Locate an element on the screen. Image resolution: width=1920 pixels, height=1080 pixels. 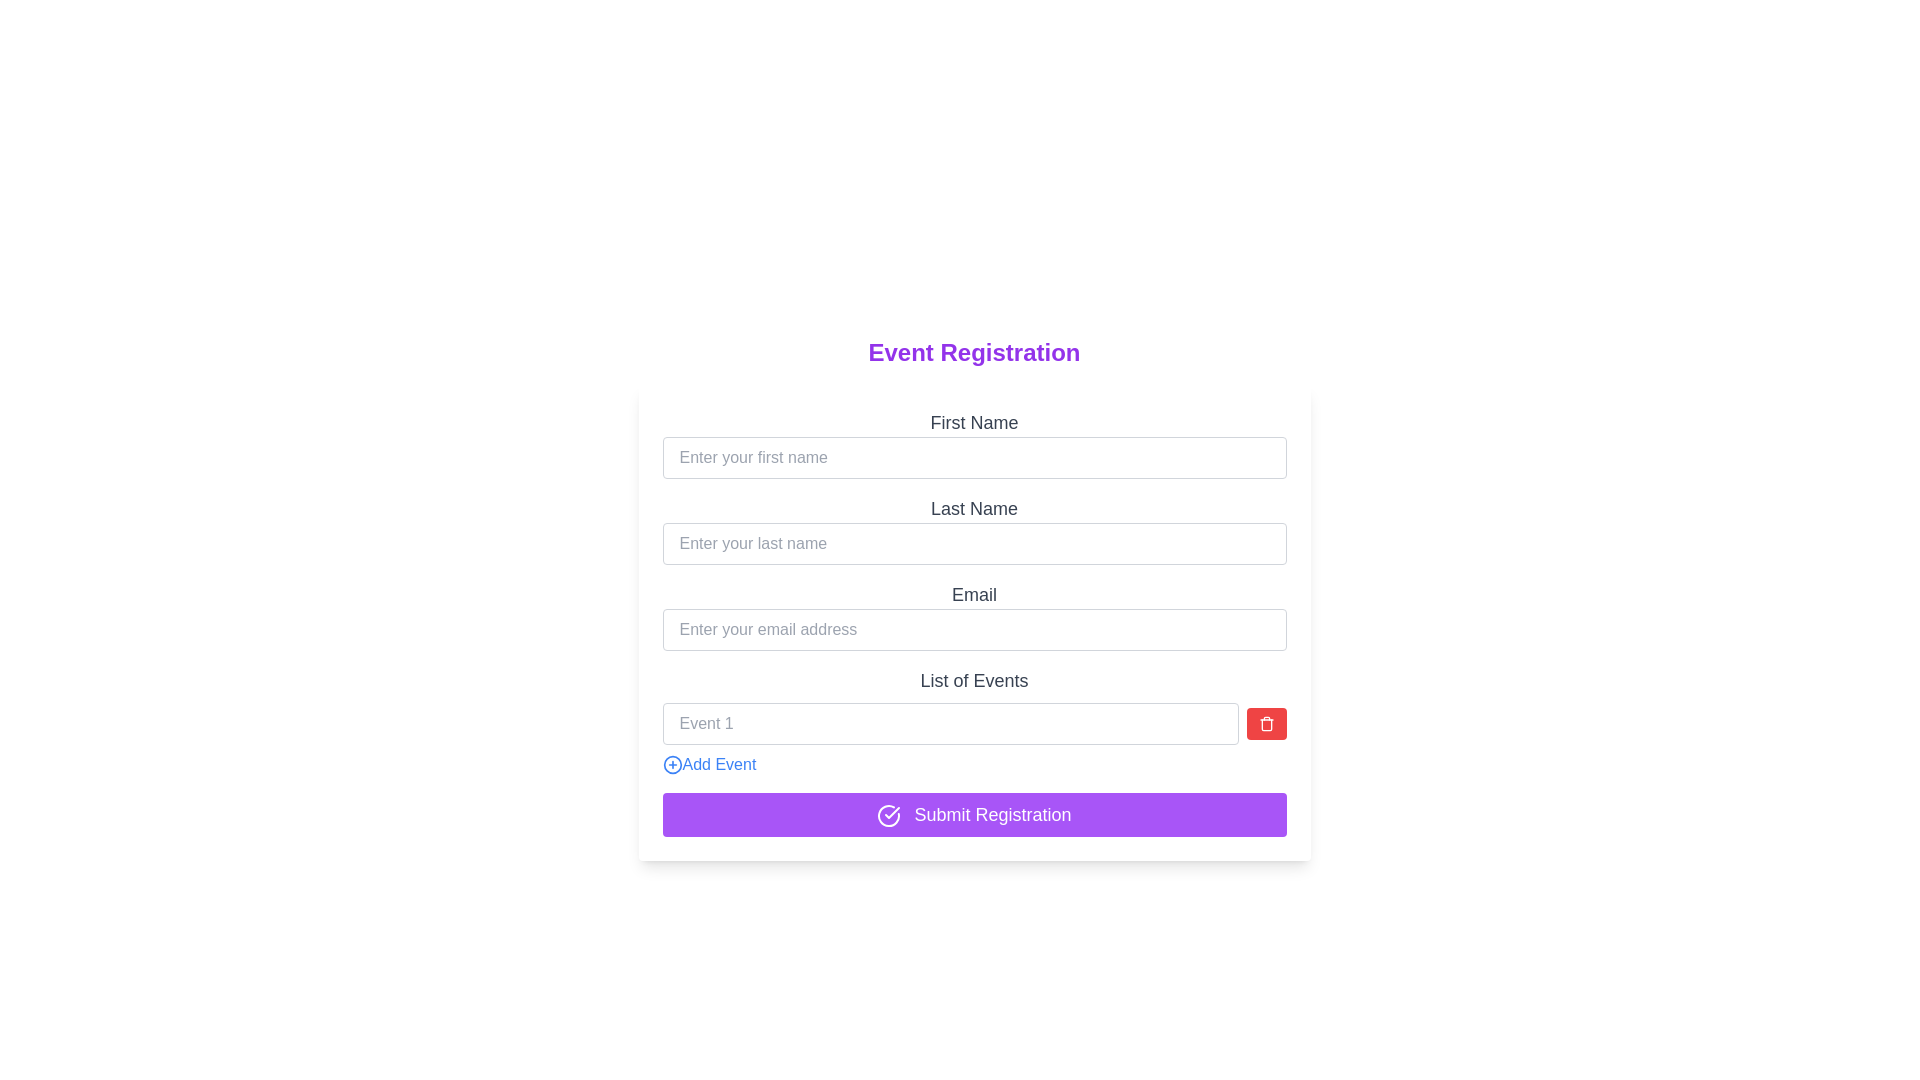
text from the 'List of Events' label, which is a bold gray text label located above the event input field in the registration form is located at coordinates (974, 680).